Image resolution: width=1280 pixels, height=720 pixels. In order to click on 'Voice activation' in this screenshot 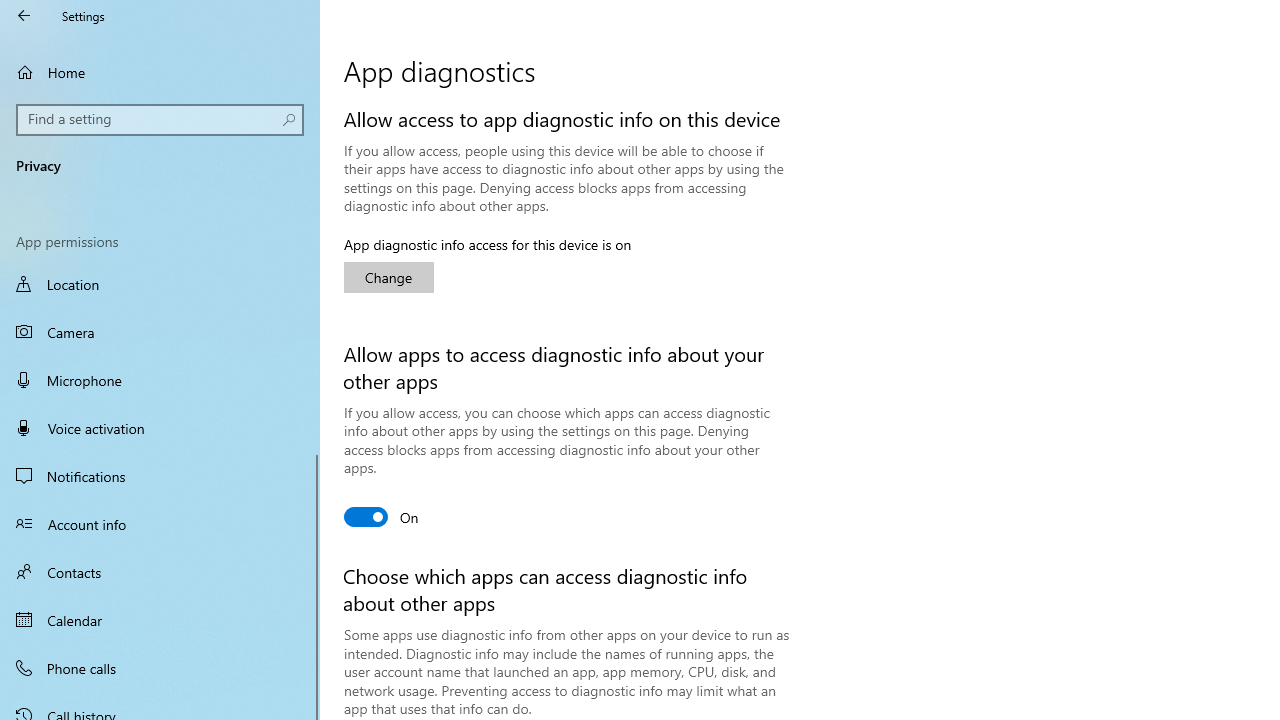, I will do `click(160, 427)`.